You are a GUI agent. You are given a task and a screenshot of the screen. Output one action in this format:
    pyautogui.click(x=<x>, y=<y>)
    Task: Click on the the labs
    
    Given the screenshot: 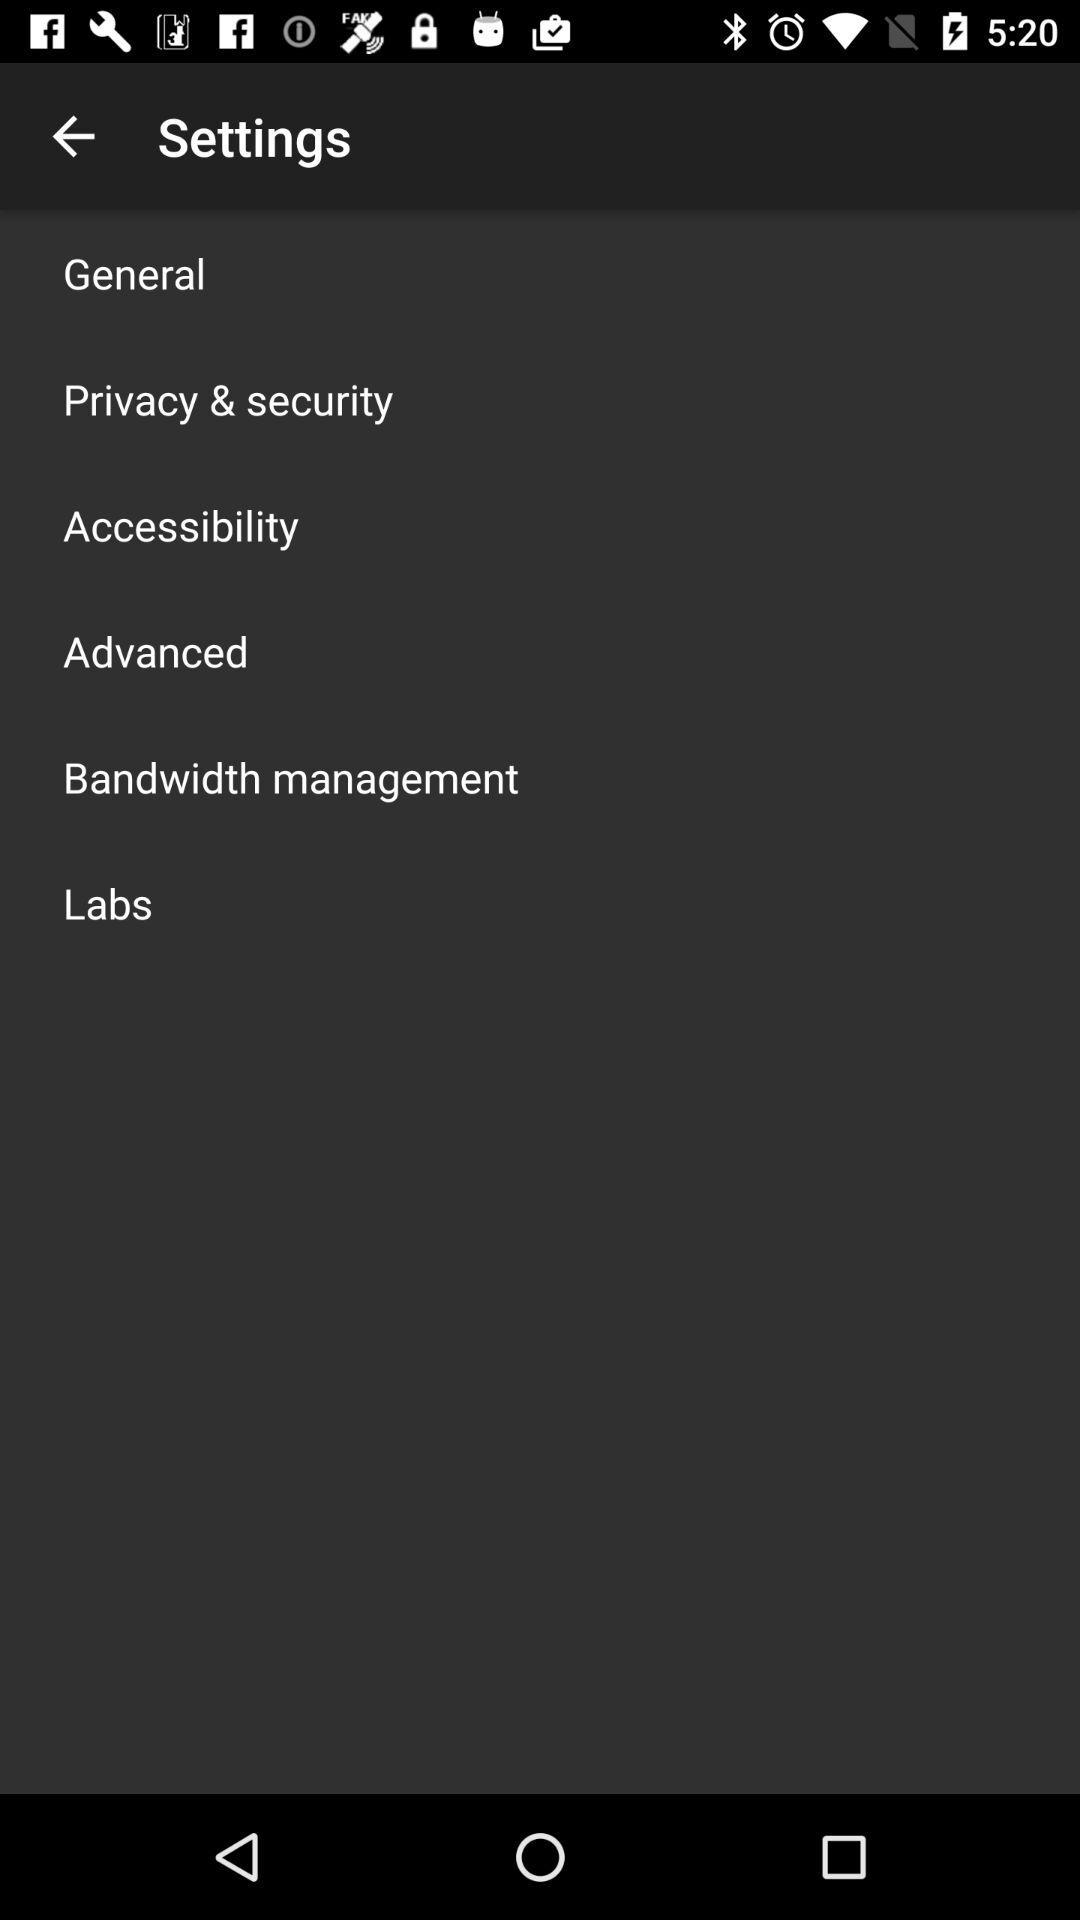 What is the action you would take?
    pyautogui.click(x=108, y=901)
    